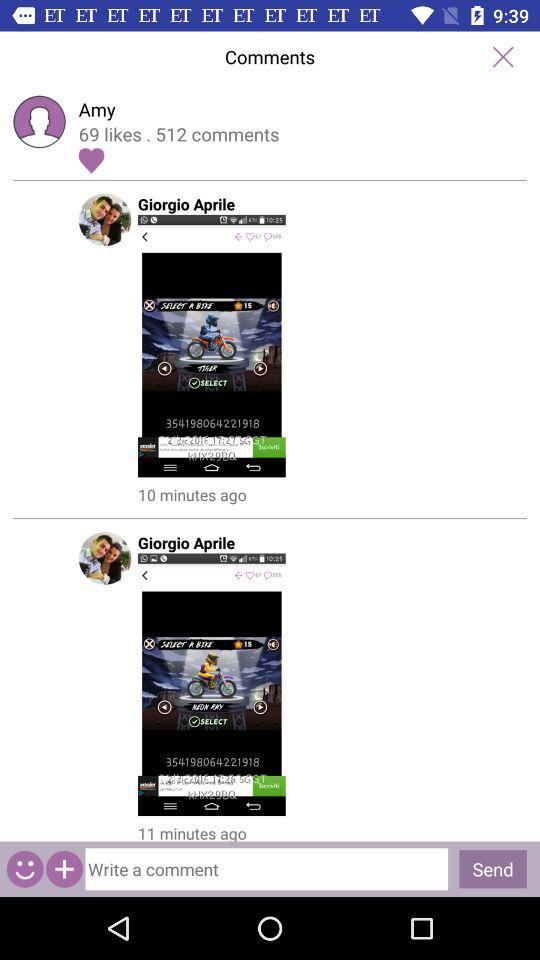  Describe the element at coordinates (502, 56) in the screenshot. I see `the close icon` at that location.